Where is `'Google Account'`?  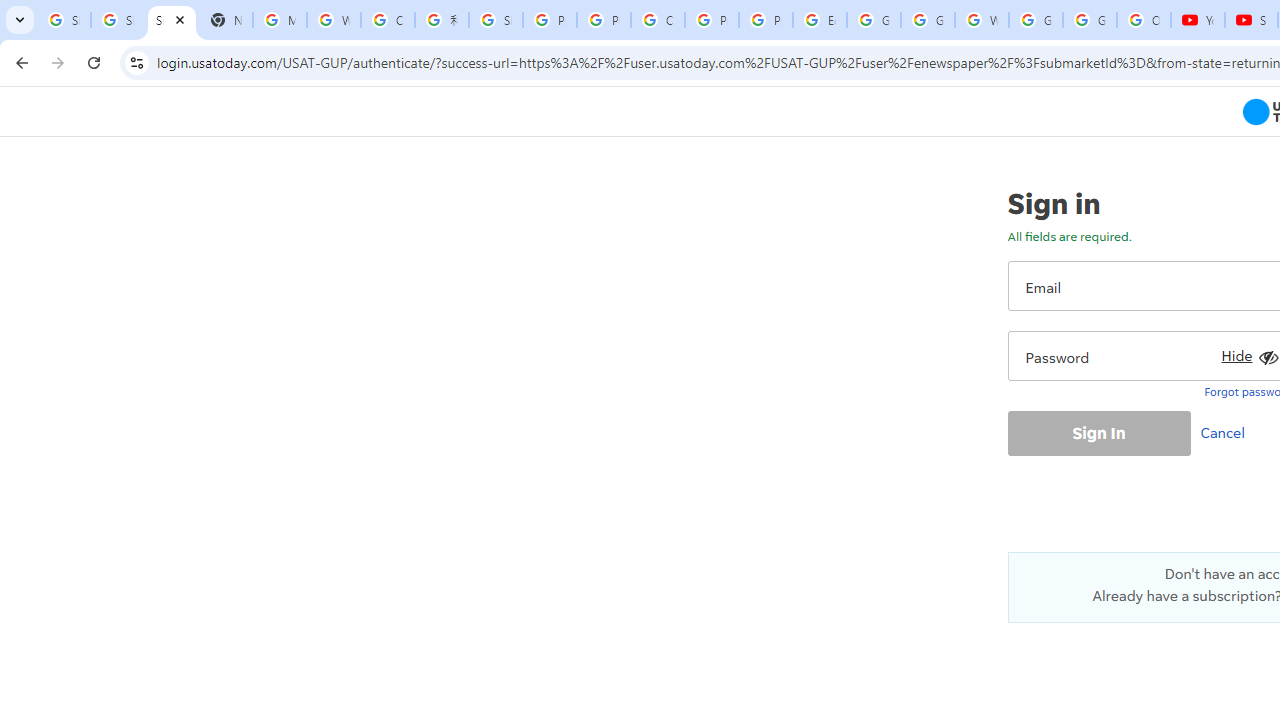
'Google Account' is located at coordinates (1088, 20).